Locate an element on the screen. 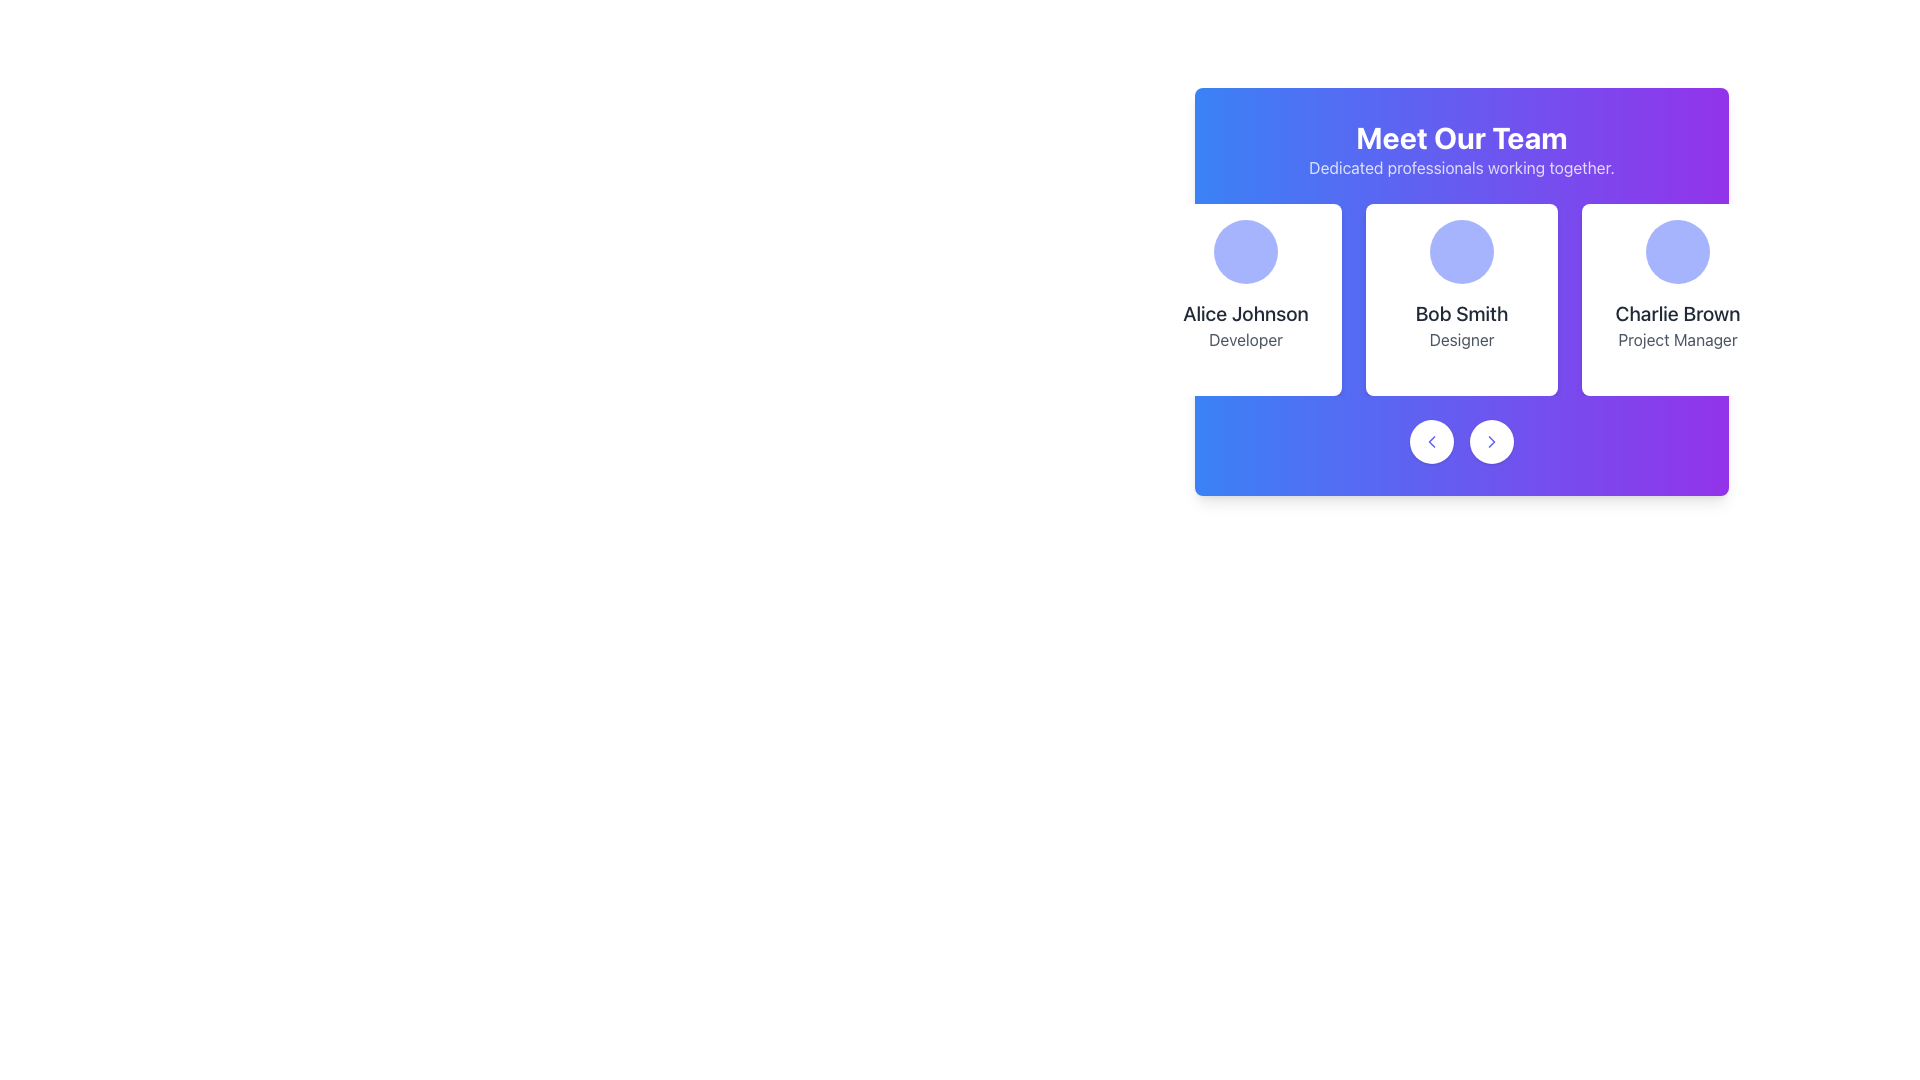 This screenshot has height=1080, width=1920. the Profile card displaying information about an individual, positioned as the second card in a horizontal list of three cards, flanked by 'Alice Johnson' and 'Charlie Brown' is located at coordinates (1462, 292).